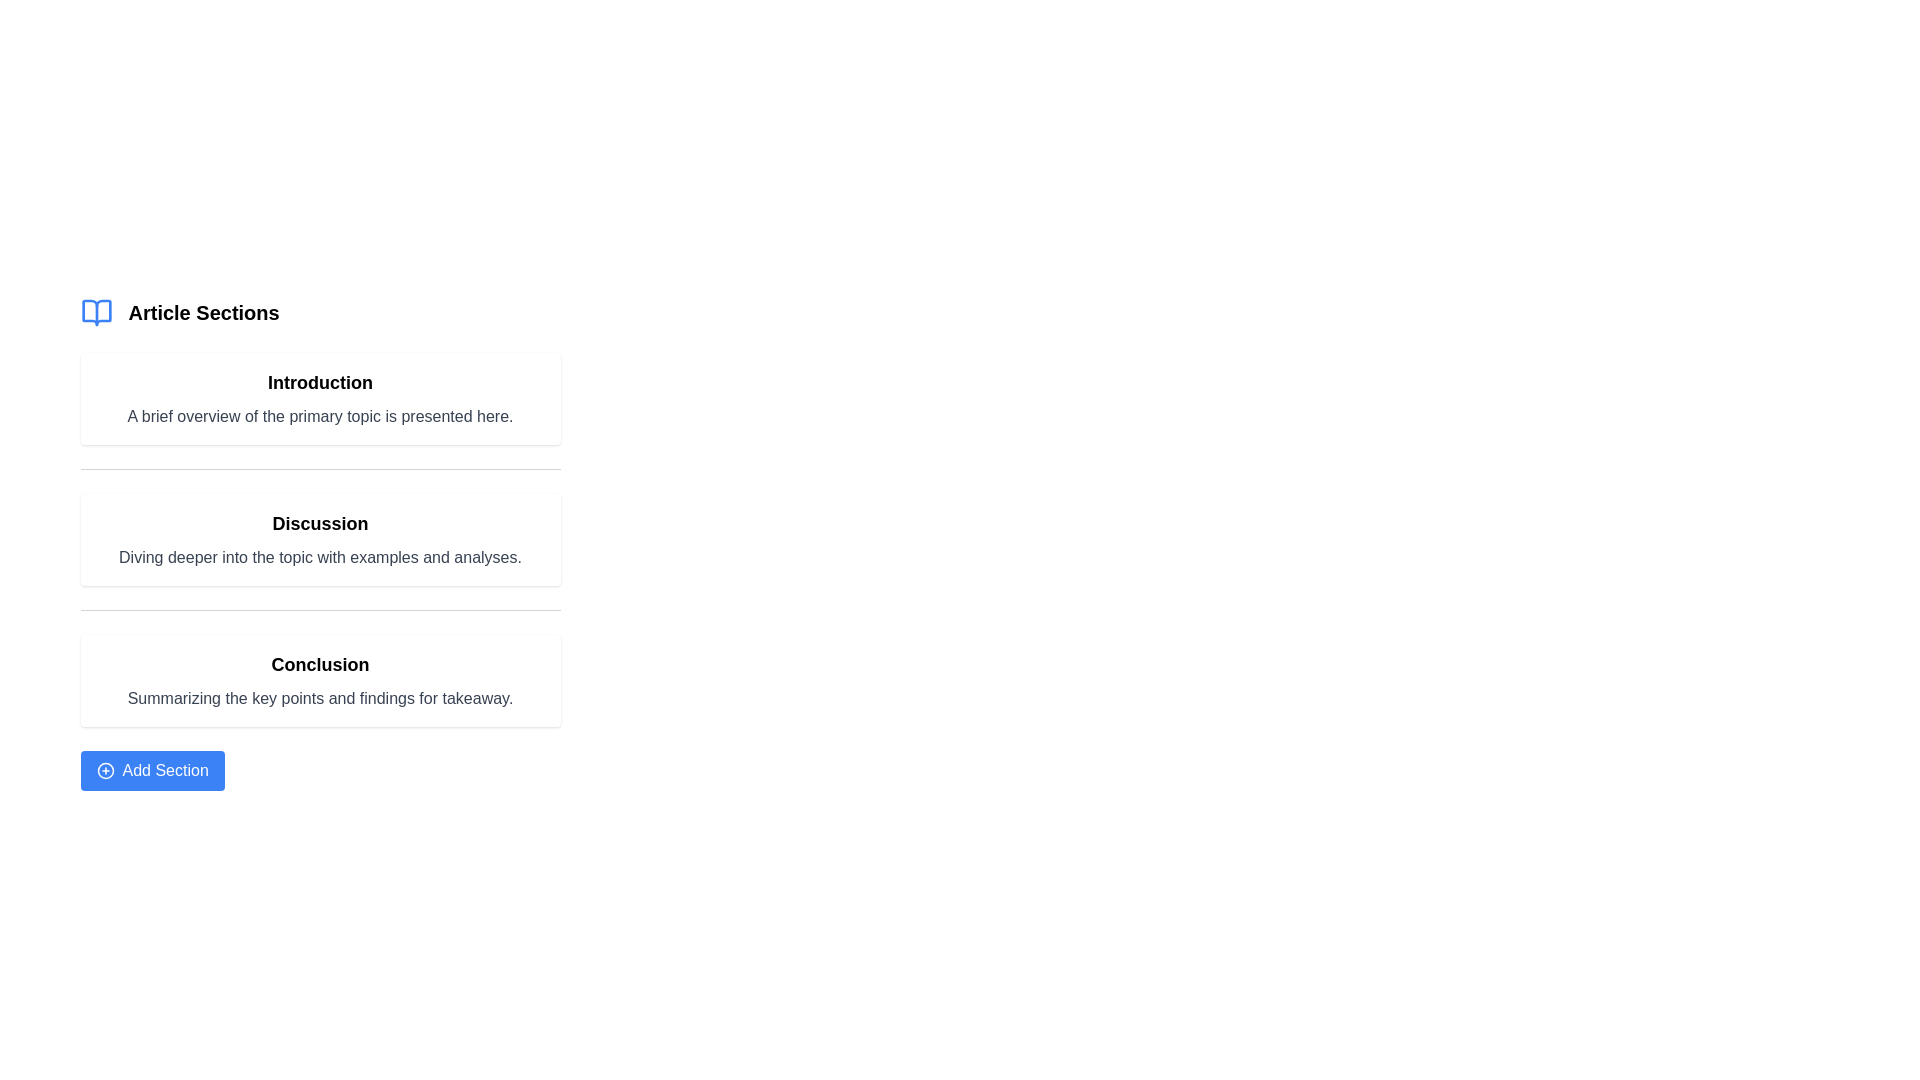 The image size is (1920, 1080). What do you see at coordinates (151, 770) in the screenshot?
I see `the 'Add Section' button, which is a rectangular button with rounded corners, blue background, and white text located near the bottom of the UI` at bounding box center [151, 770].